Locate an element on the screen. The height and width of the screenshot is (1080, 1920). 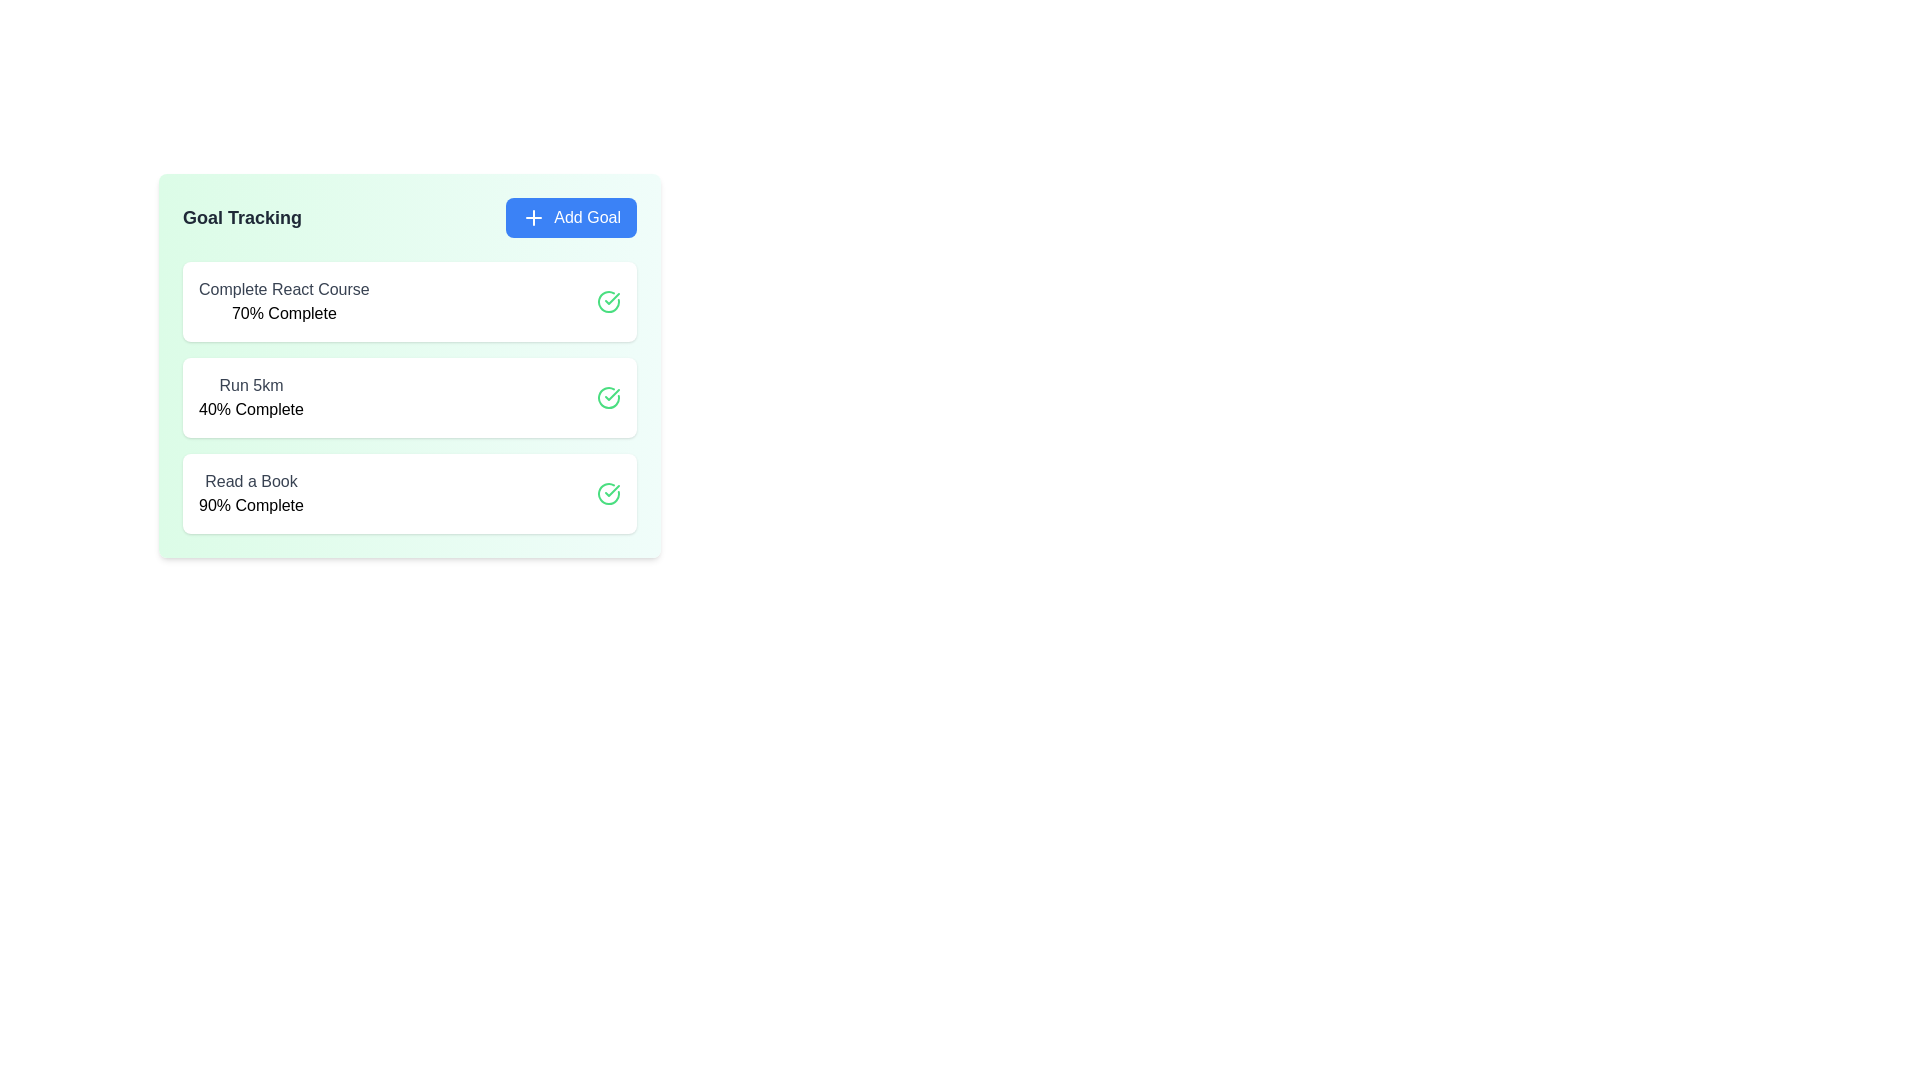
the static text displaying '70% Complete' located below the heading 'Complete React Course' within the progress tracking interface is located at coordinates (283, 313).